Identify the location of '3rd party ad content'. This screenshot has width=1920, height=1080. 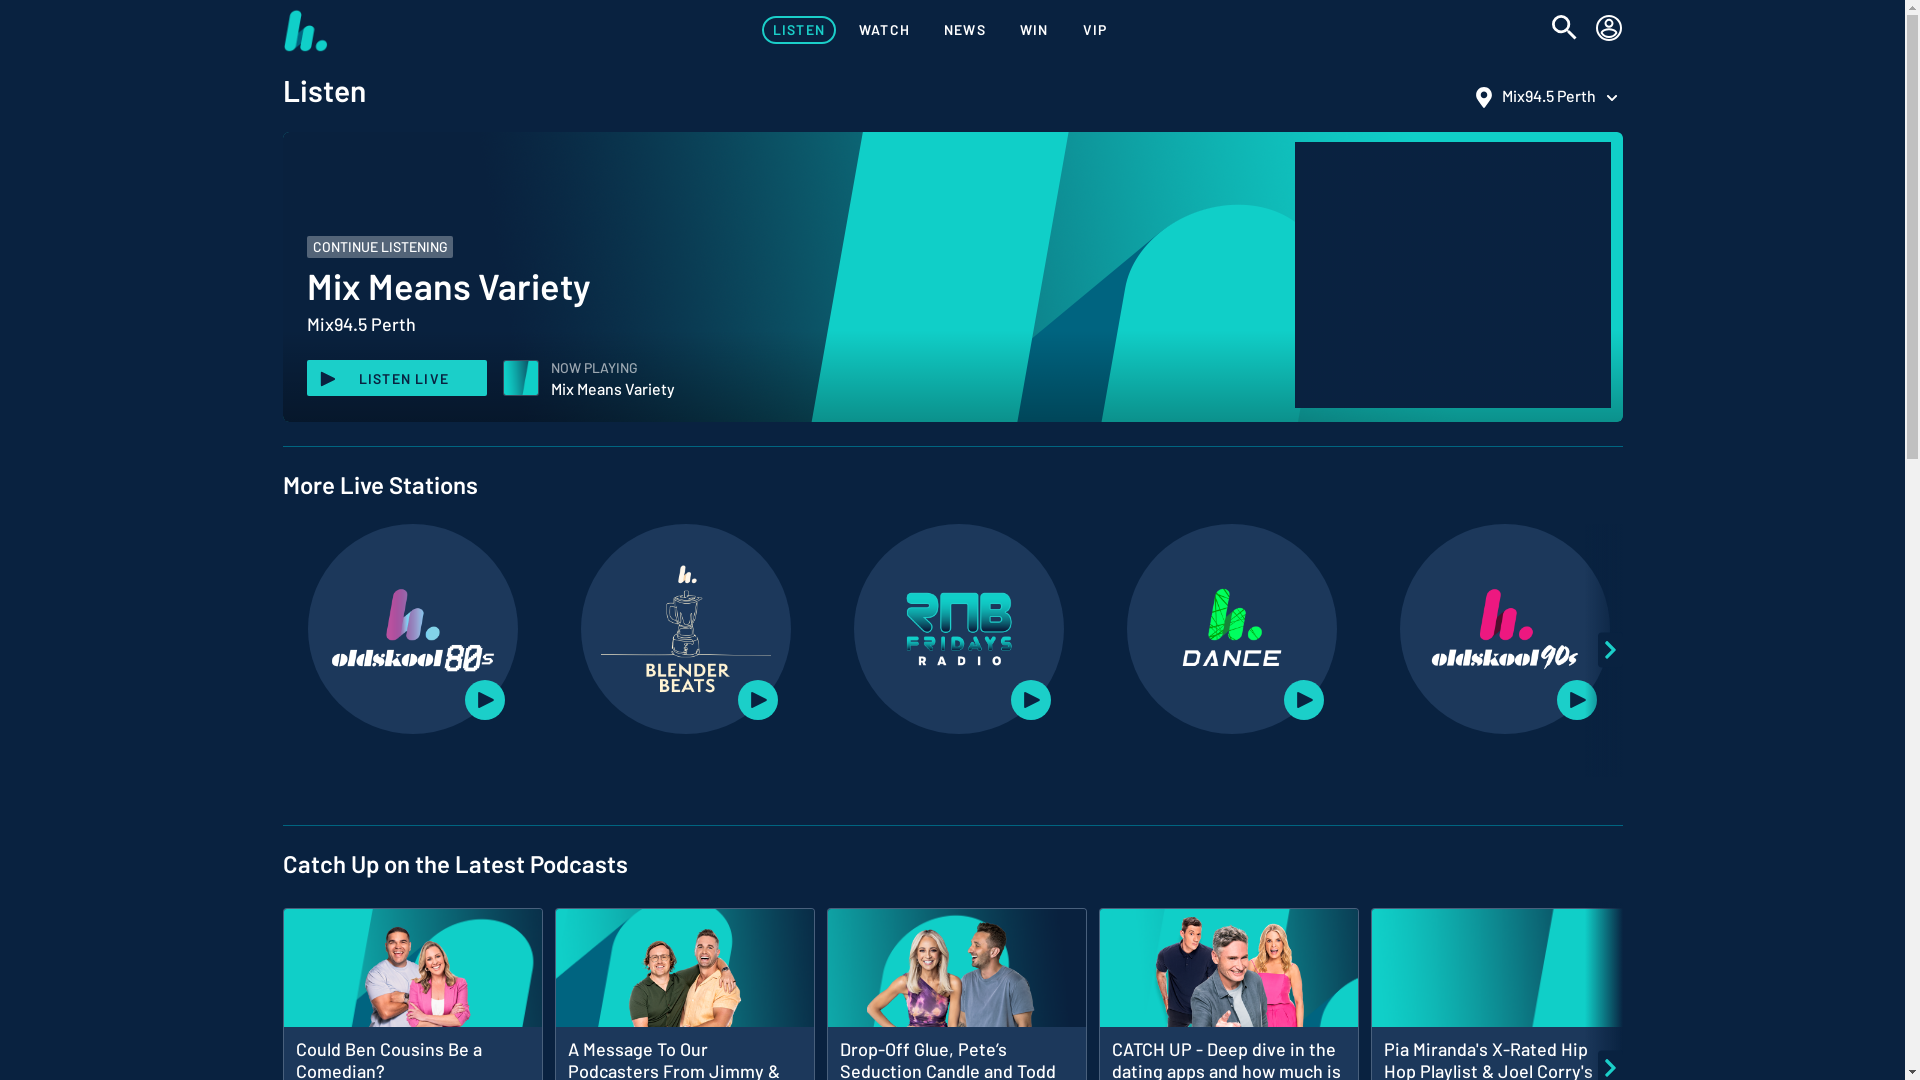
(1451, 274).